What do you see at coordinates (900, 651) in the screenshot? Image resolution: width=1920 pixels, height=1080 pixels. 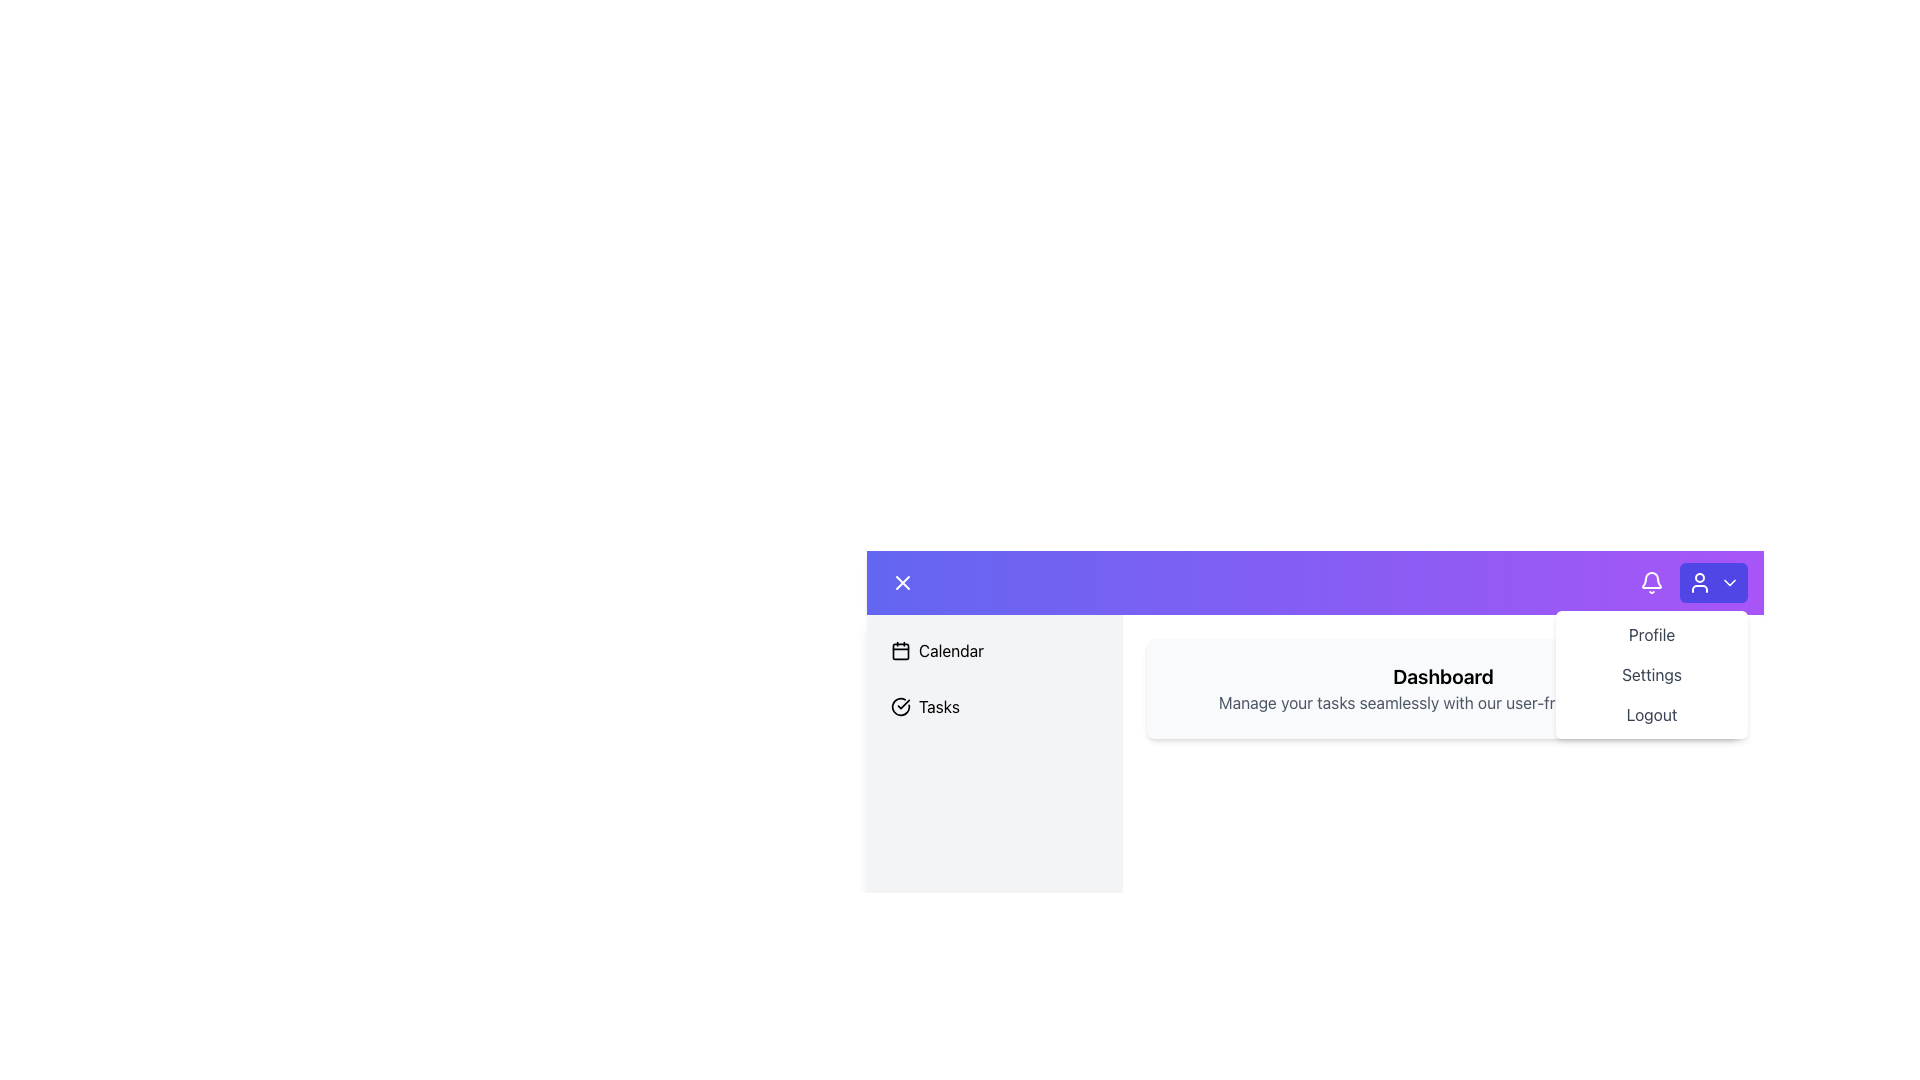 I see `the Calendar icon in the left vertical navigation panel` at bounding box center [900, 651].